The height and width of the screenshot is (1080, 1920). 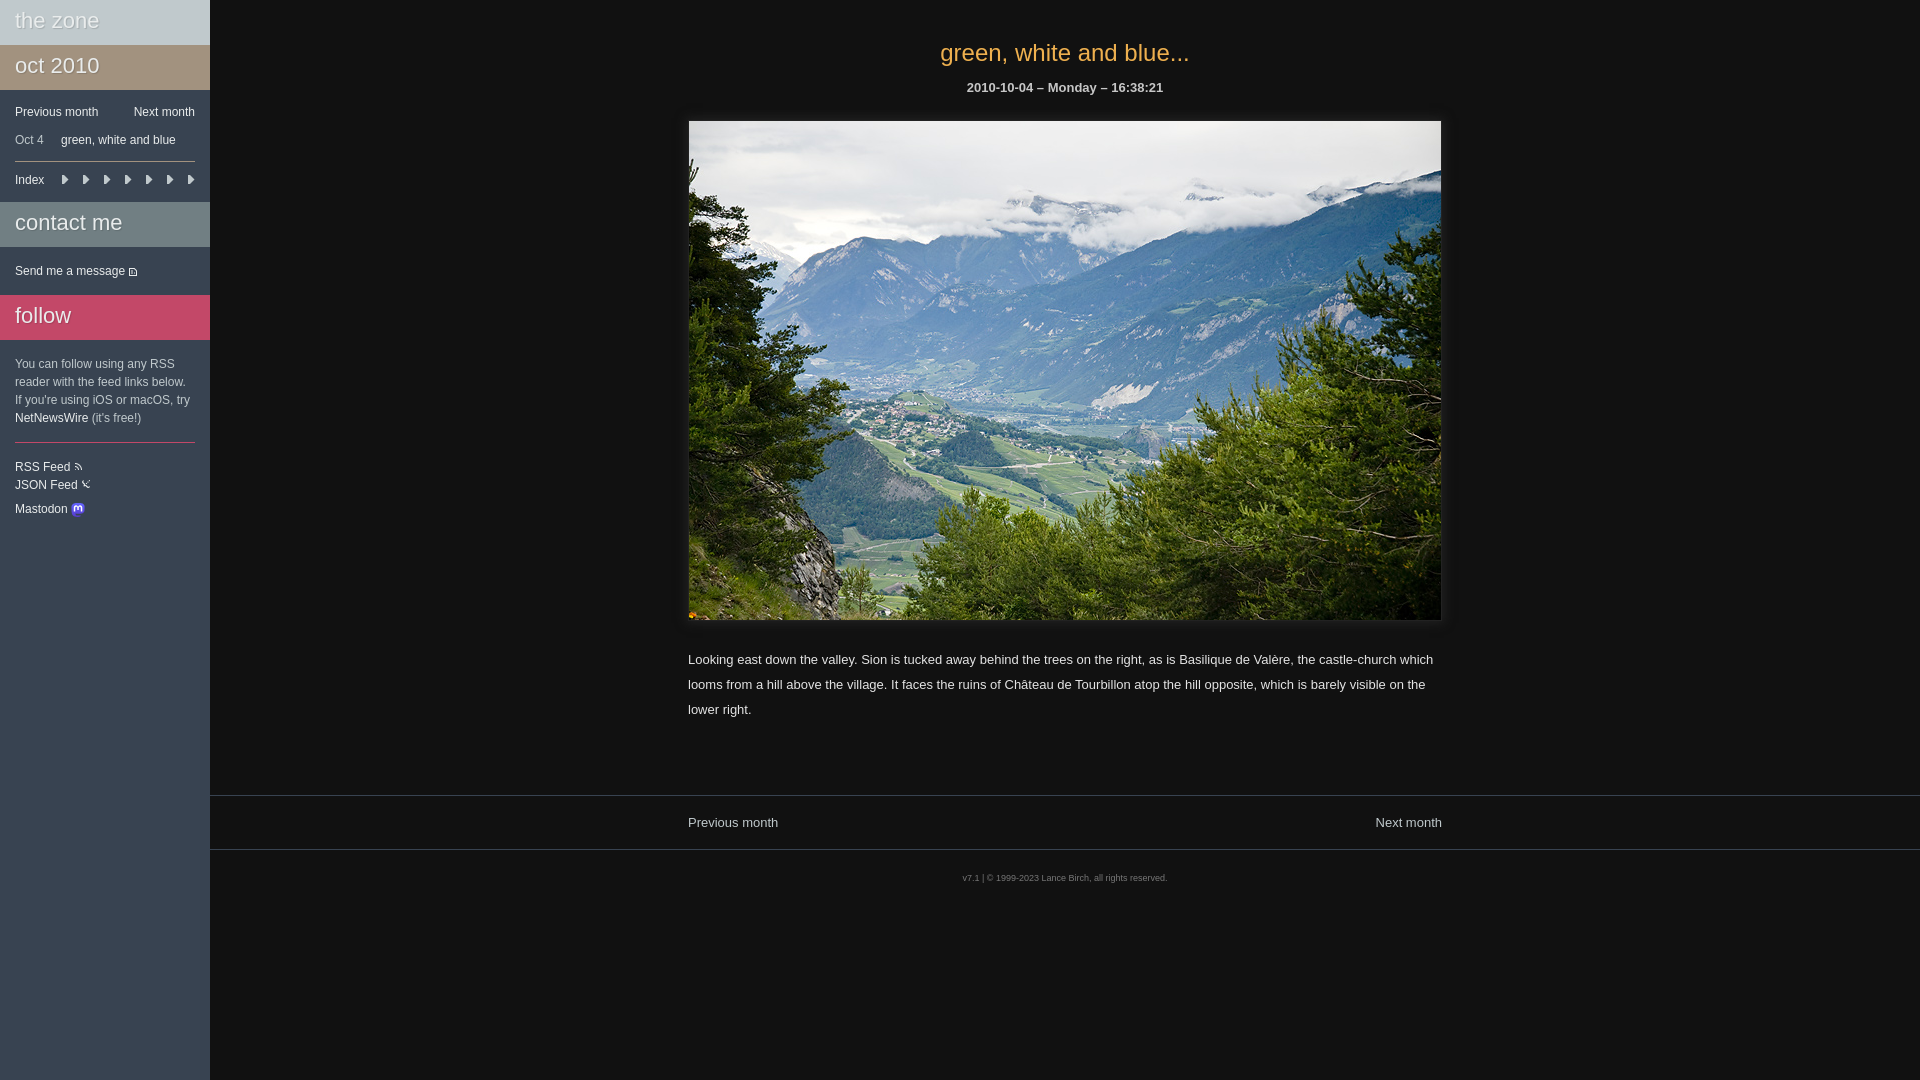 I want to click on 'Previous month', so click(x=65, y=111).